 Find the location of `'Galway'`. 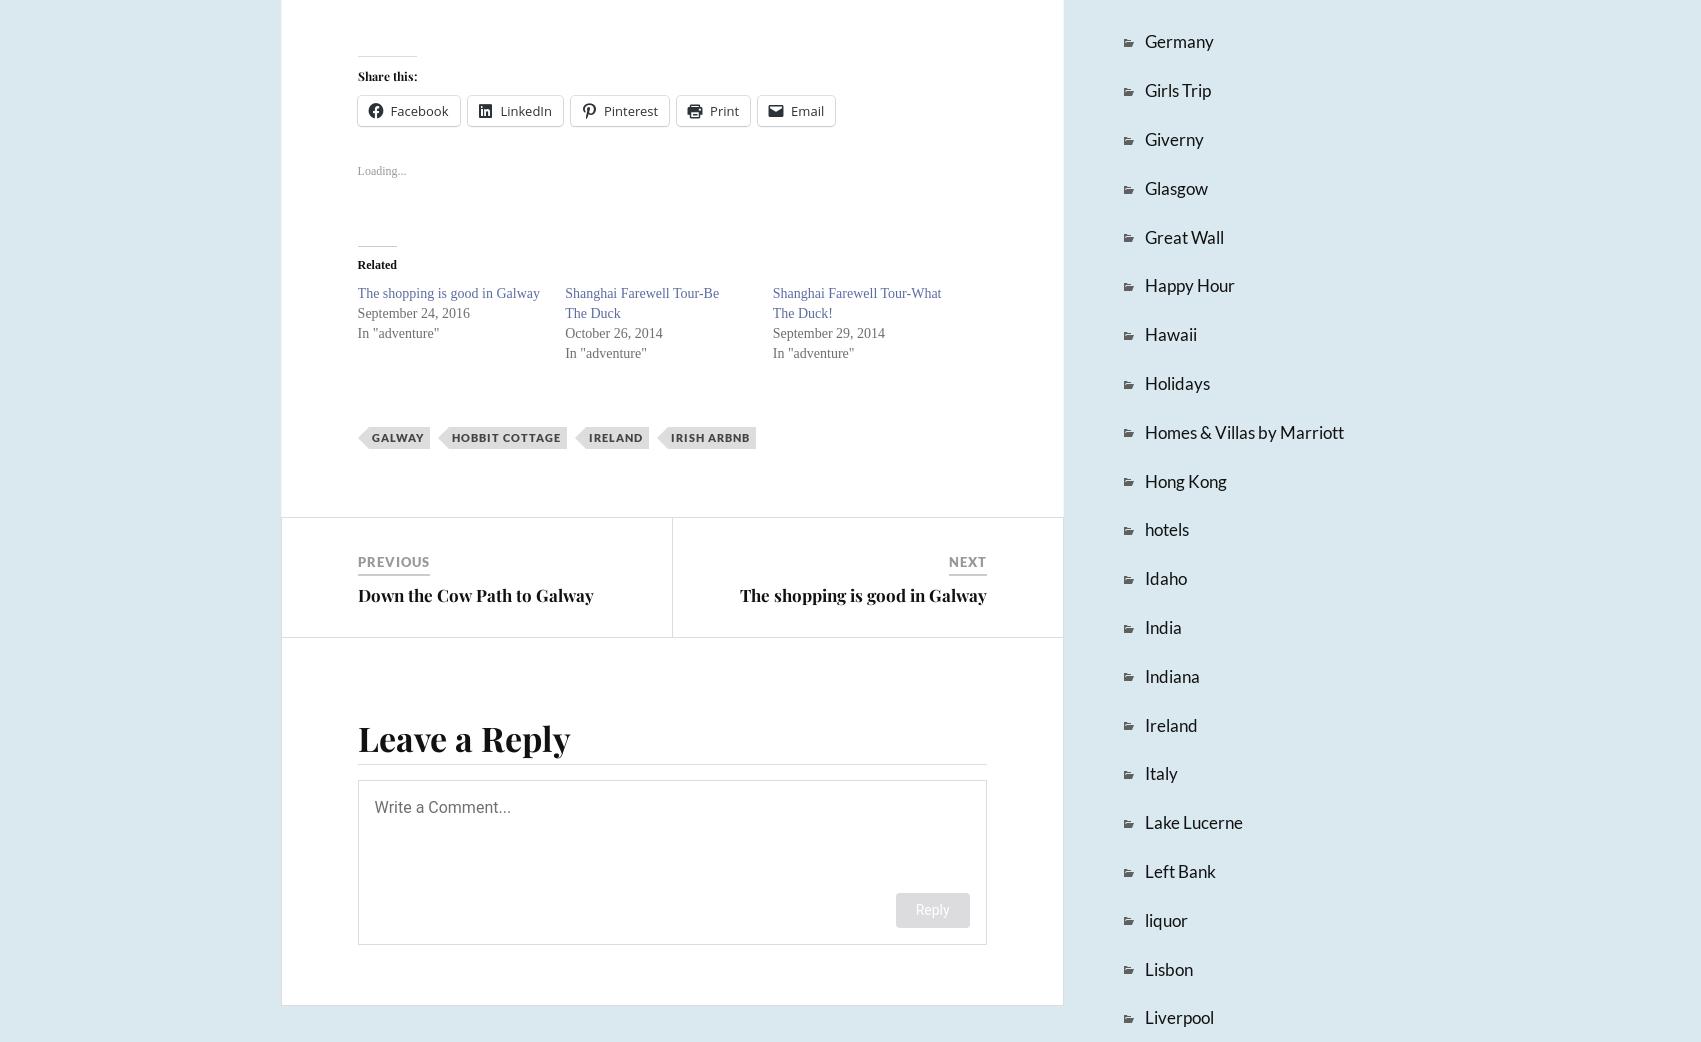

'Galway' is located at coordinates (396, 437).